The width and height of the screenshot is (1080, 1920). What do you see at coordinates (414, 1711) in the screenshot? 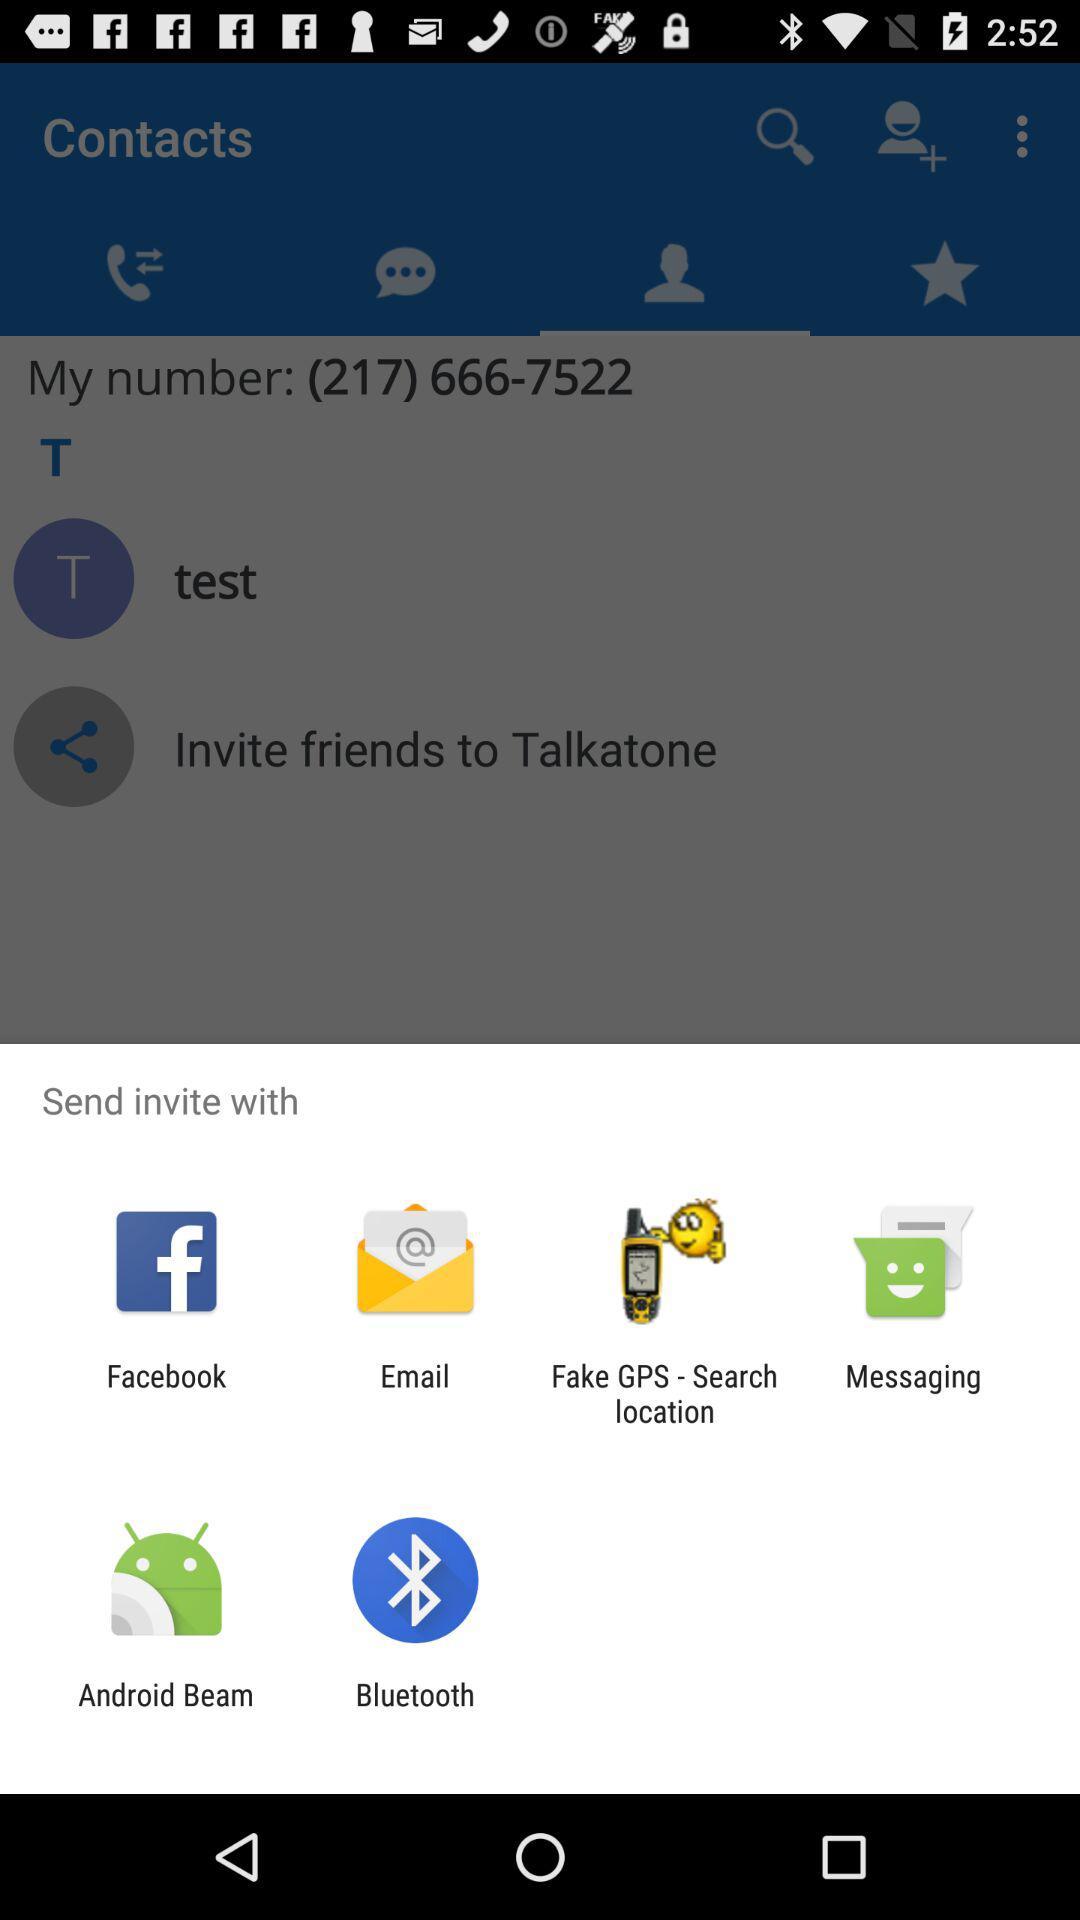
I see `the bluetooth icon` at bounding box center [414, 1711].